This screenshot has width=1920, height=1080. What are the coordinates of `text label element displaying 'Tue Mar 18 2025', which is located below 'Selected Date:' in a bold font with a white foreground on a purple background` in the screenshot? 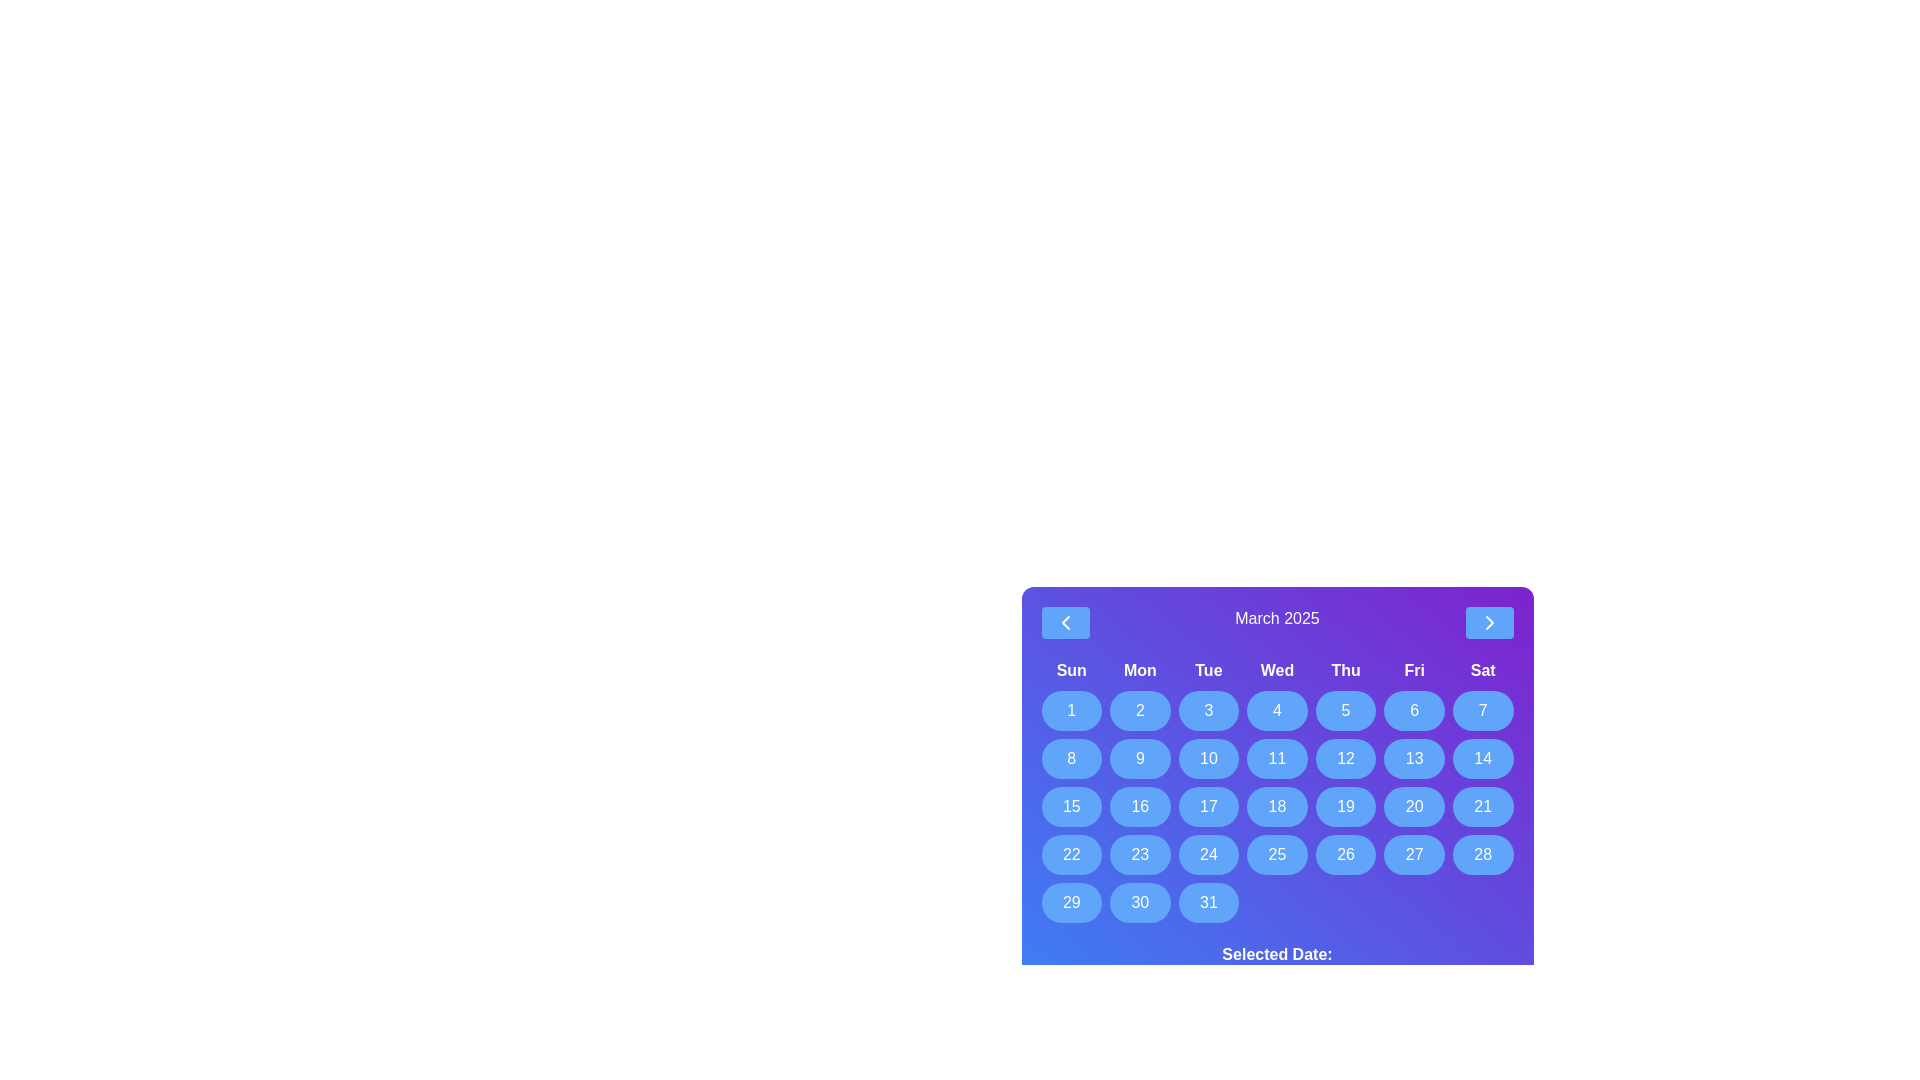 It's located at (1276, 978).